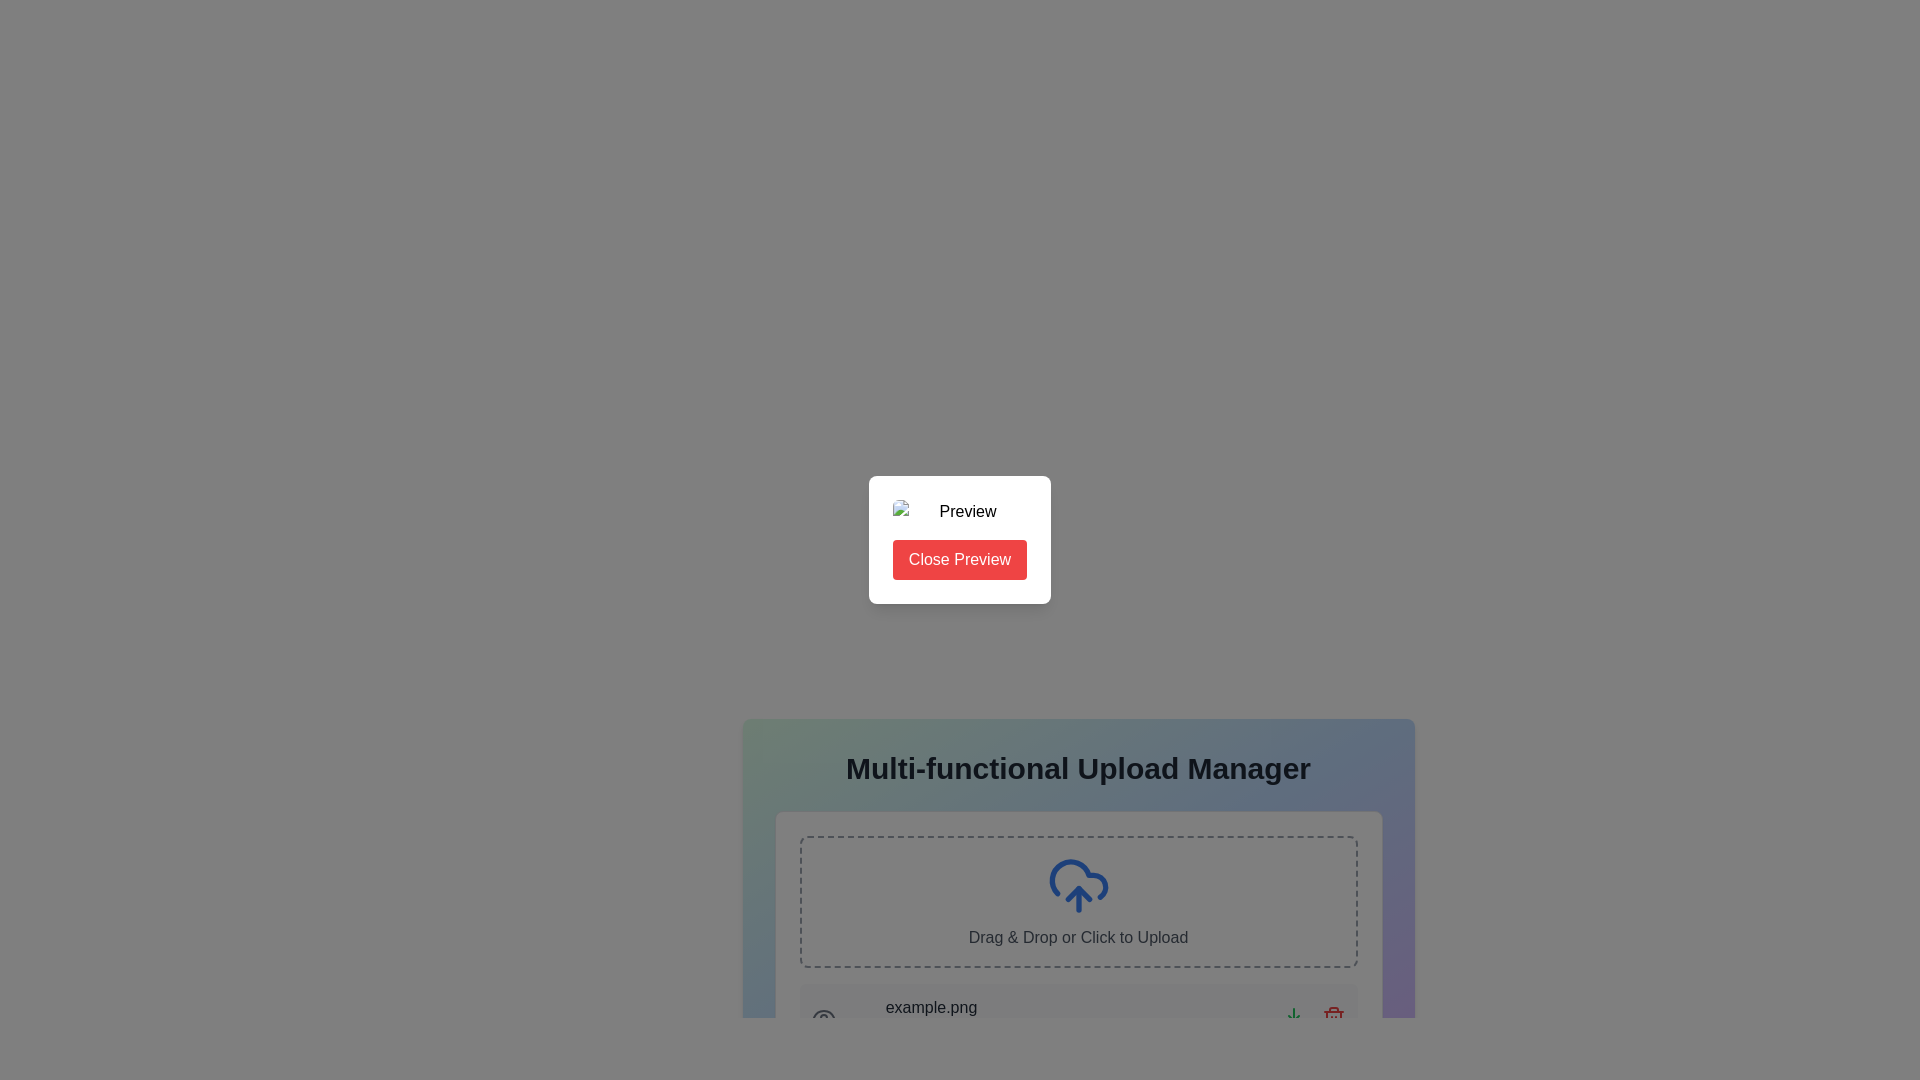  I want to click on text label that displays 'Multi-functional Upload Manager', which is centered and bold within a gradient-colored box, so click(1077, 767).